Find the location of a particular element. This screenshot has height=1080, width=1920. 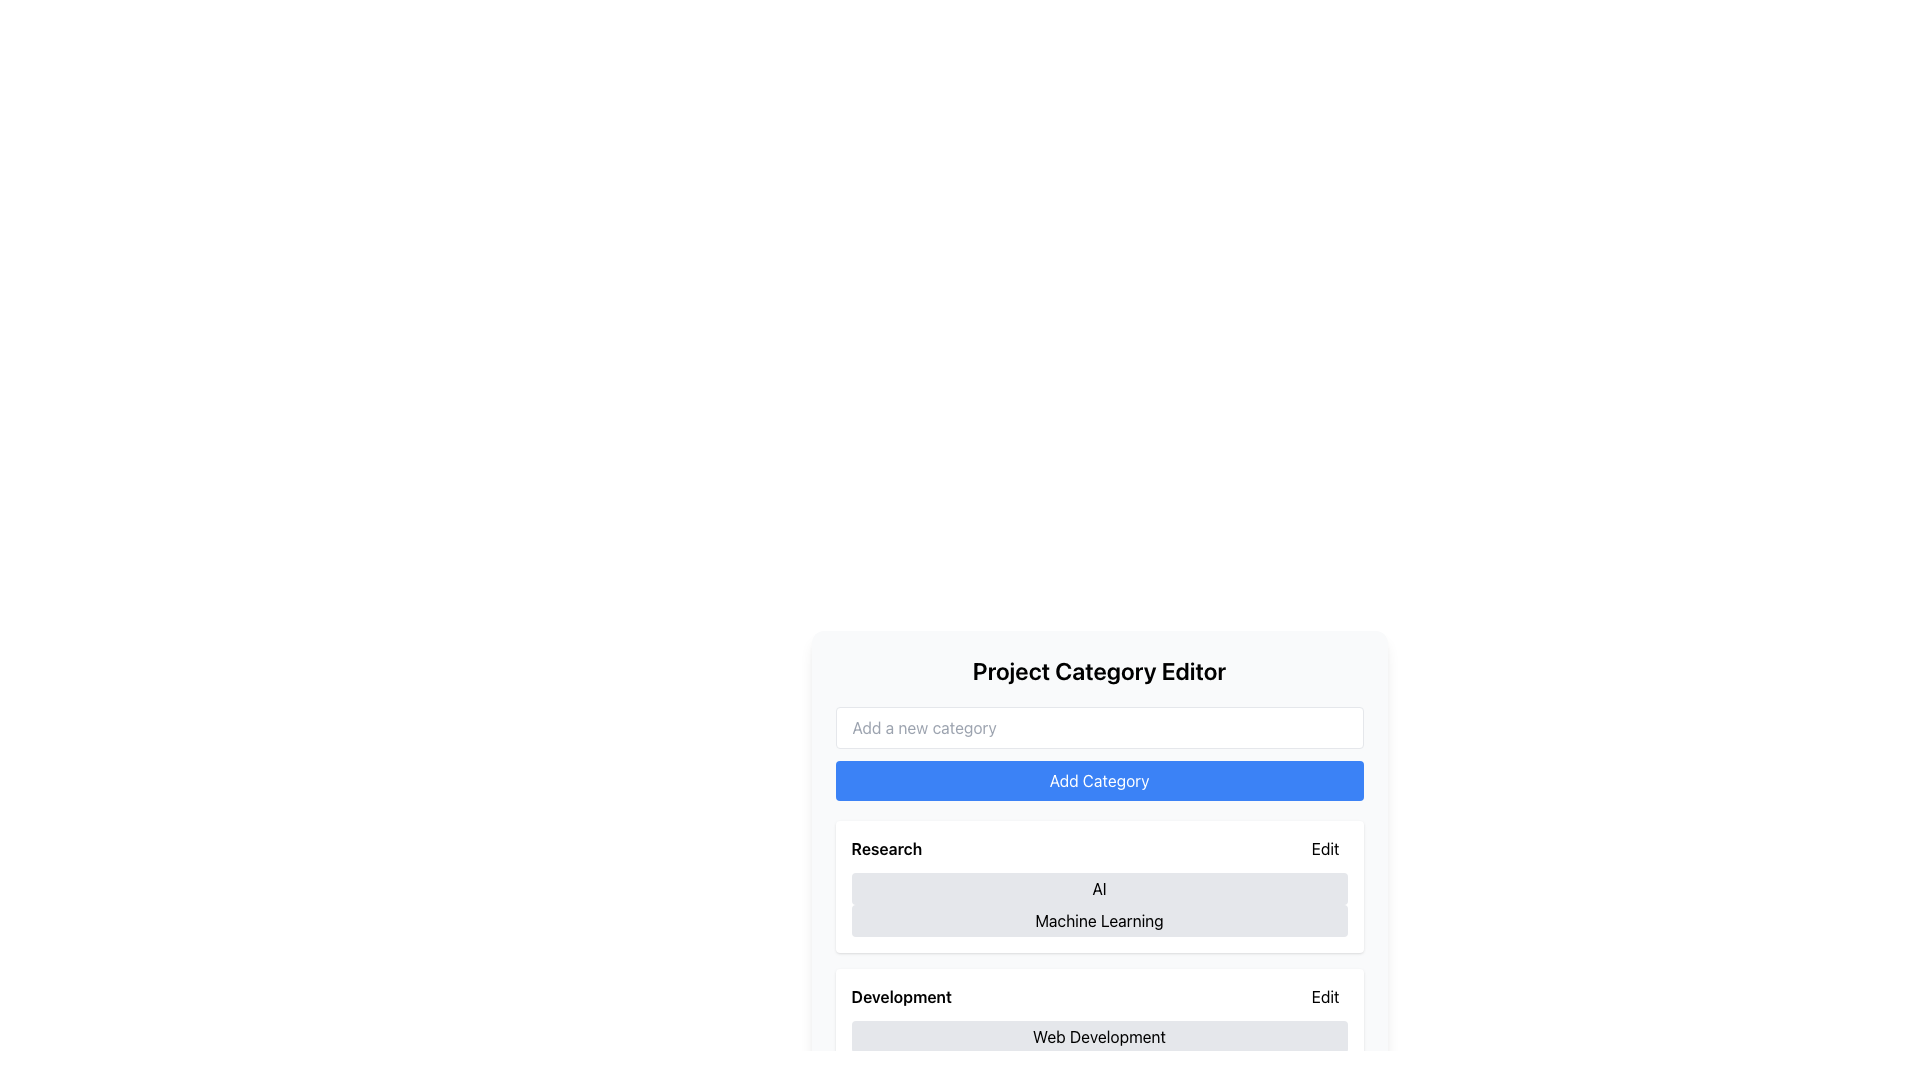

the interactive 'Edit' button-like text element located on the right side of the 'Development' section is located at coordinates (1329, 996).